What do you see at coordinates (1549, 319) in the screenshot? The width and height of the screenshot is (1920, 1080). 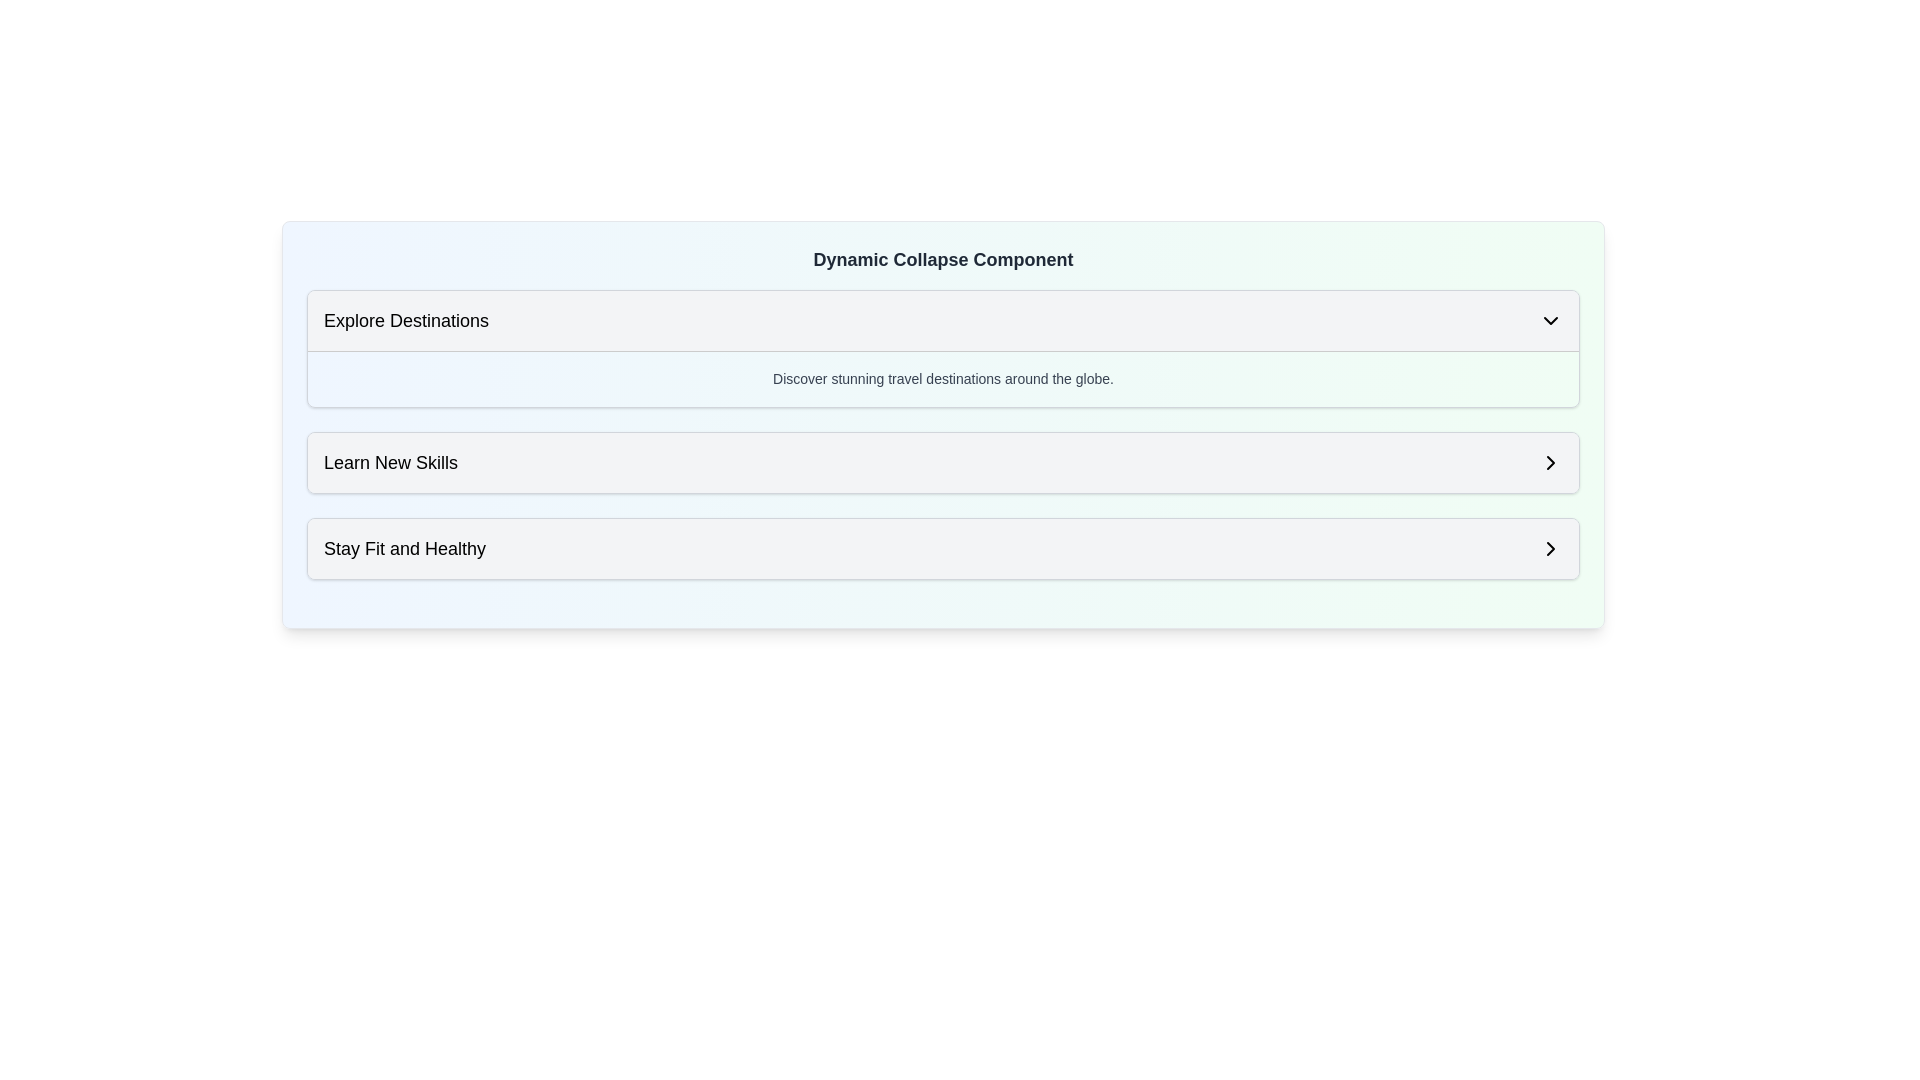 I see `the visual indicator icon for expanding or collapsing content in the 'Explore Destinations' section` at bounding box center [1549, 319].